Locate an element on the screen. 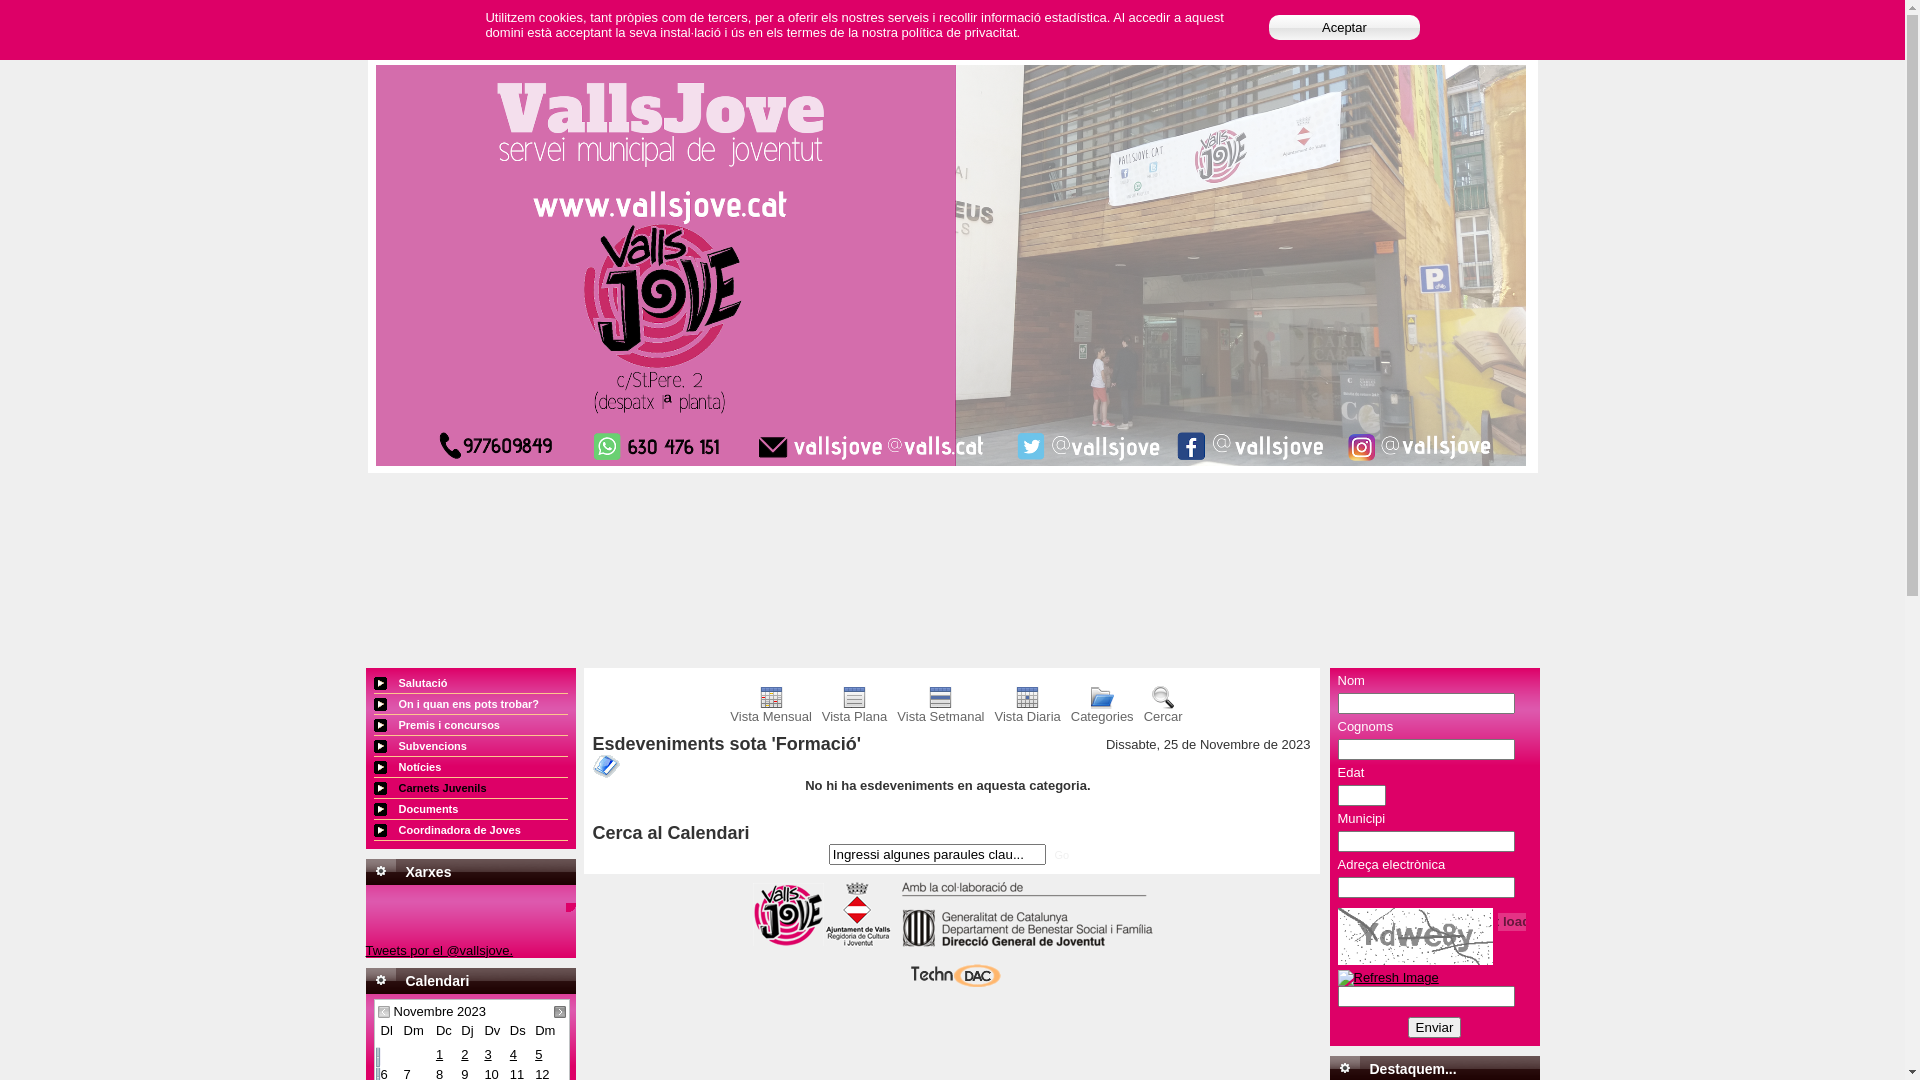 Image resolution: width=1920 pixels, height=1080 pixels. 'Refresh Image' is located at coordinates (1387, 976).